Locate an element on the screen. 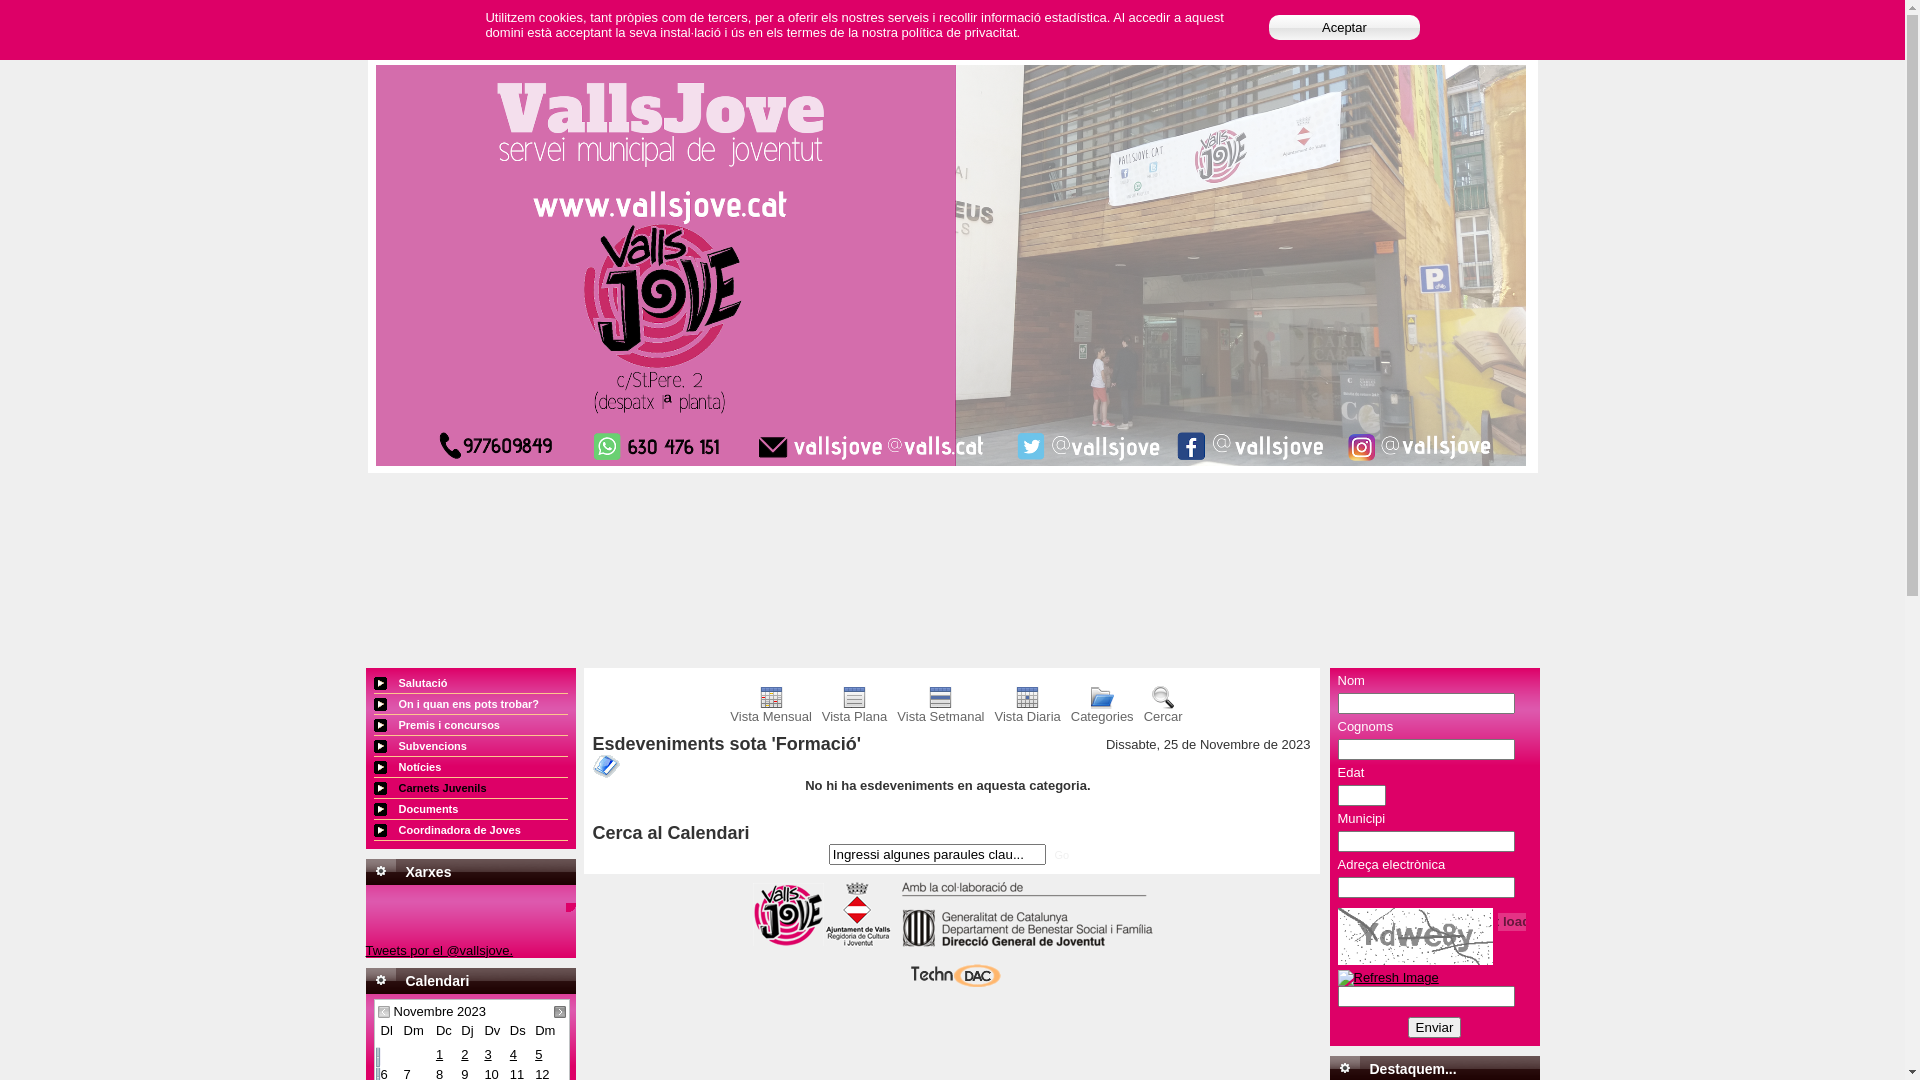 Image resolution: width=1920 pixels, height=1080 pixels. 'Refresh Image' is located at coordinates (1387, 976).